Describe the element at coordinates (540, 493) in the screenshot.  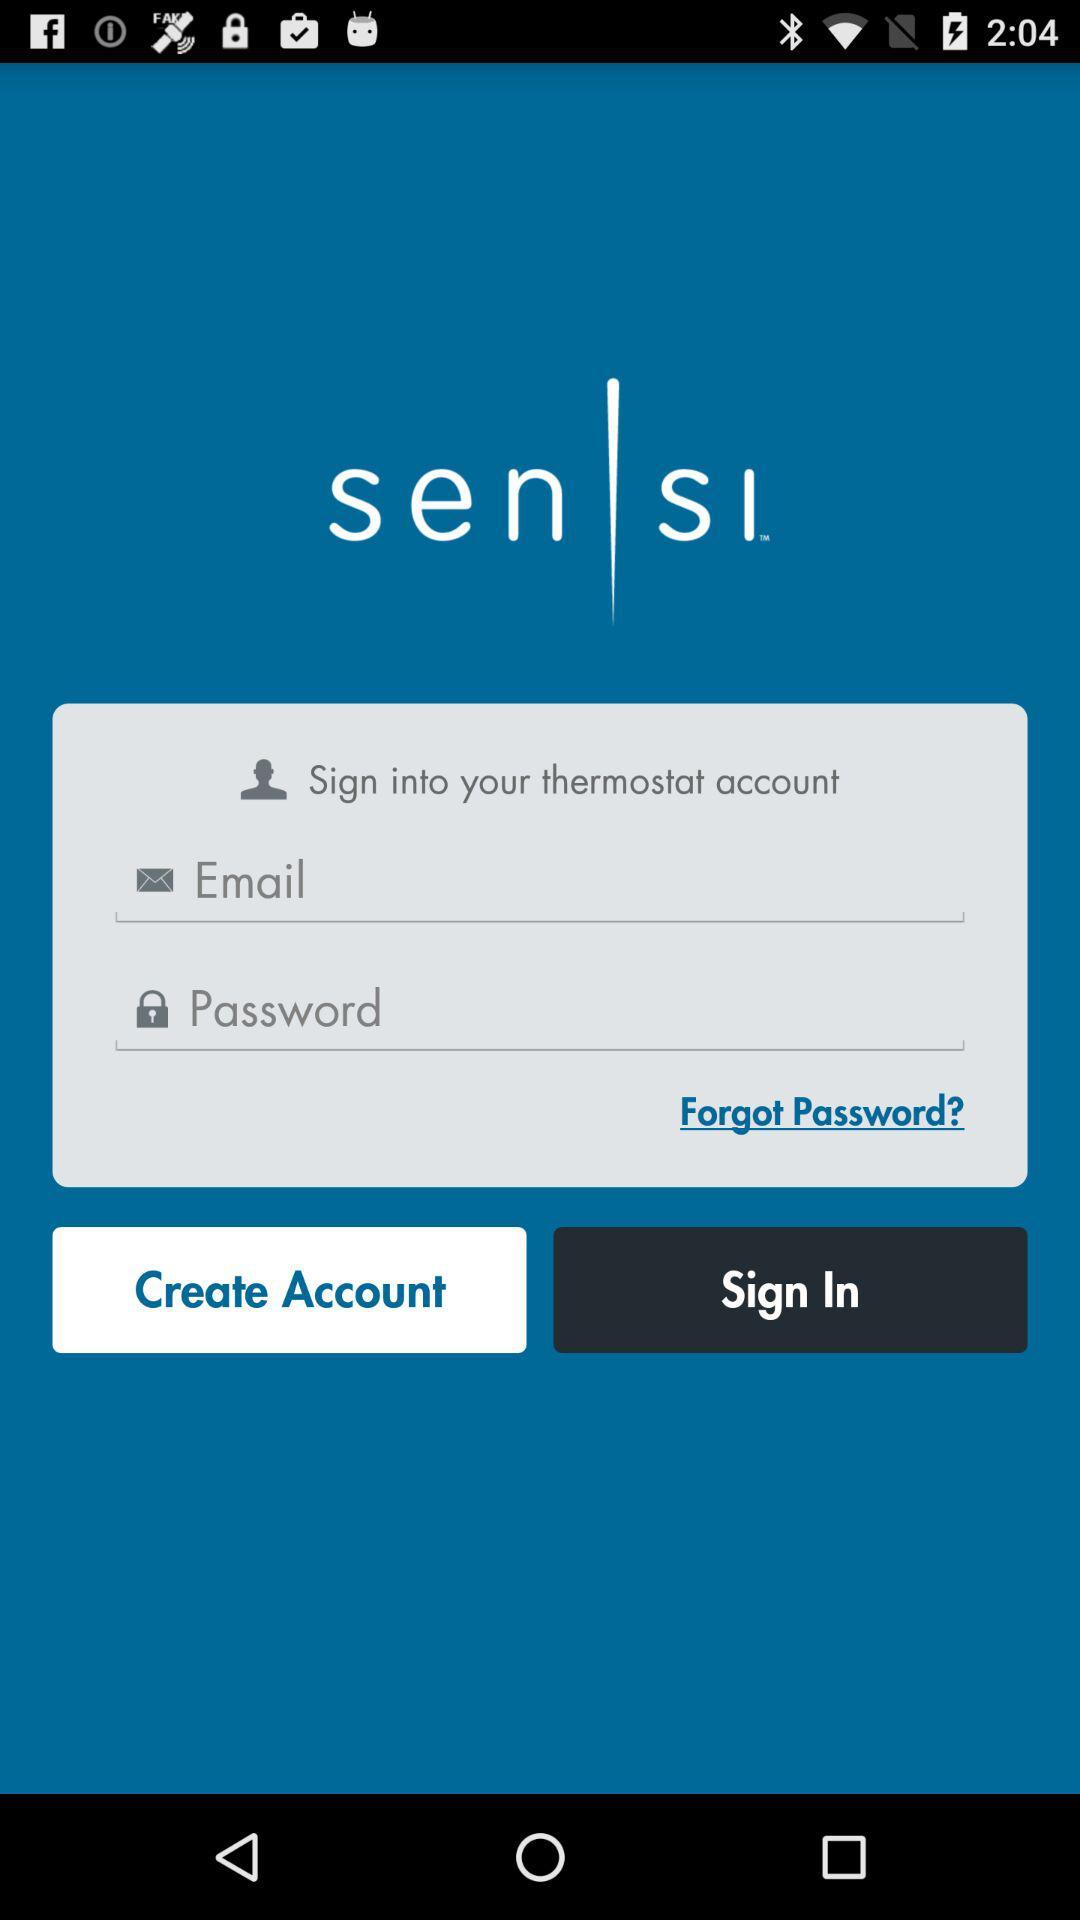
I see `the app above sign into your app` at that location.